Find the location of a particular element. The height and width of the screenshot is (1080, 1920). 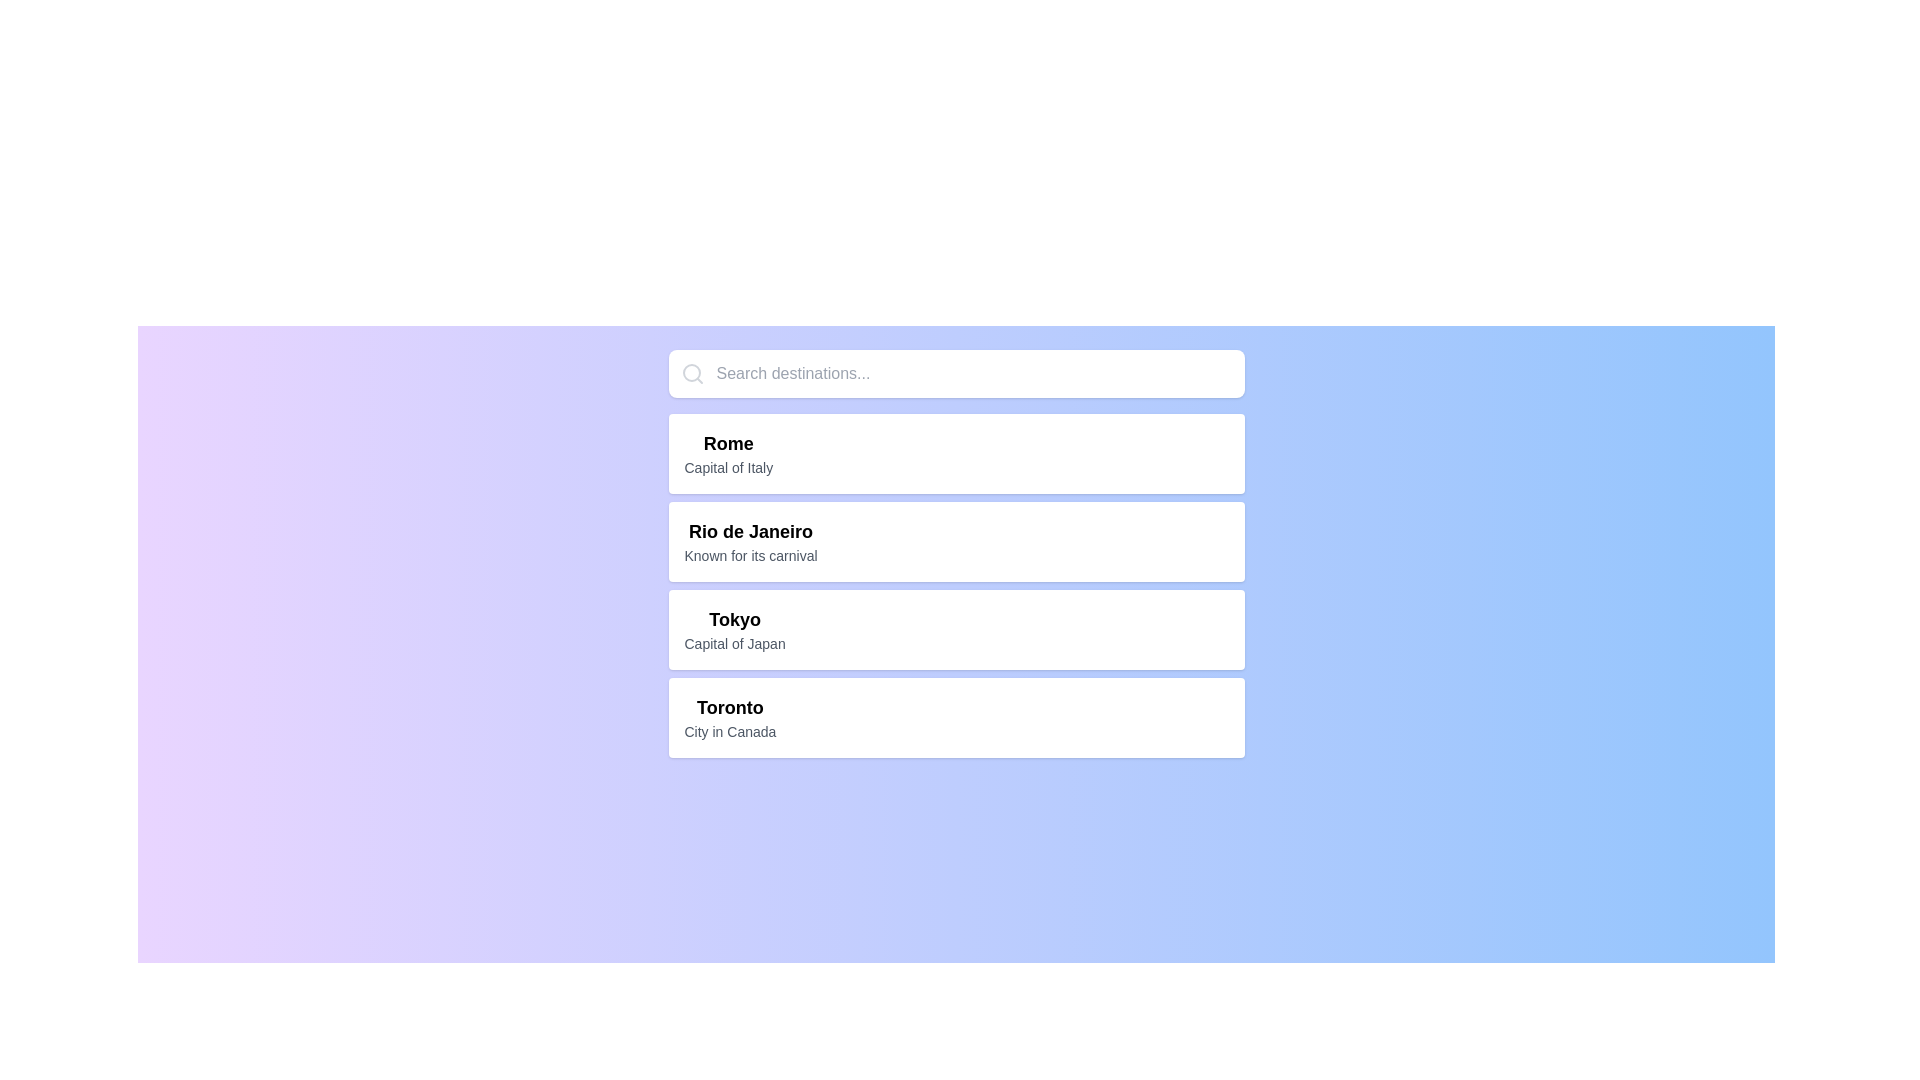

the non-interactive text label displaying 'Tokyo', which indicates the name of the city in a vertical list of city names is located at coordinates (734, 619).